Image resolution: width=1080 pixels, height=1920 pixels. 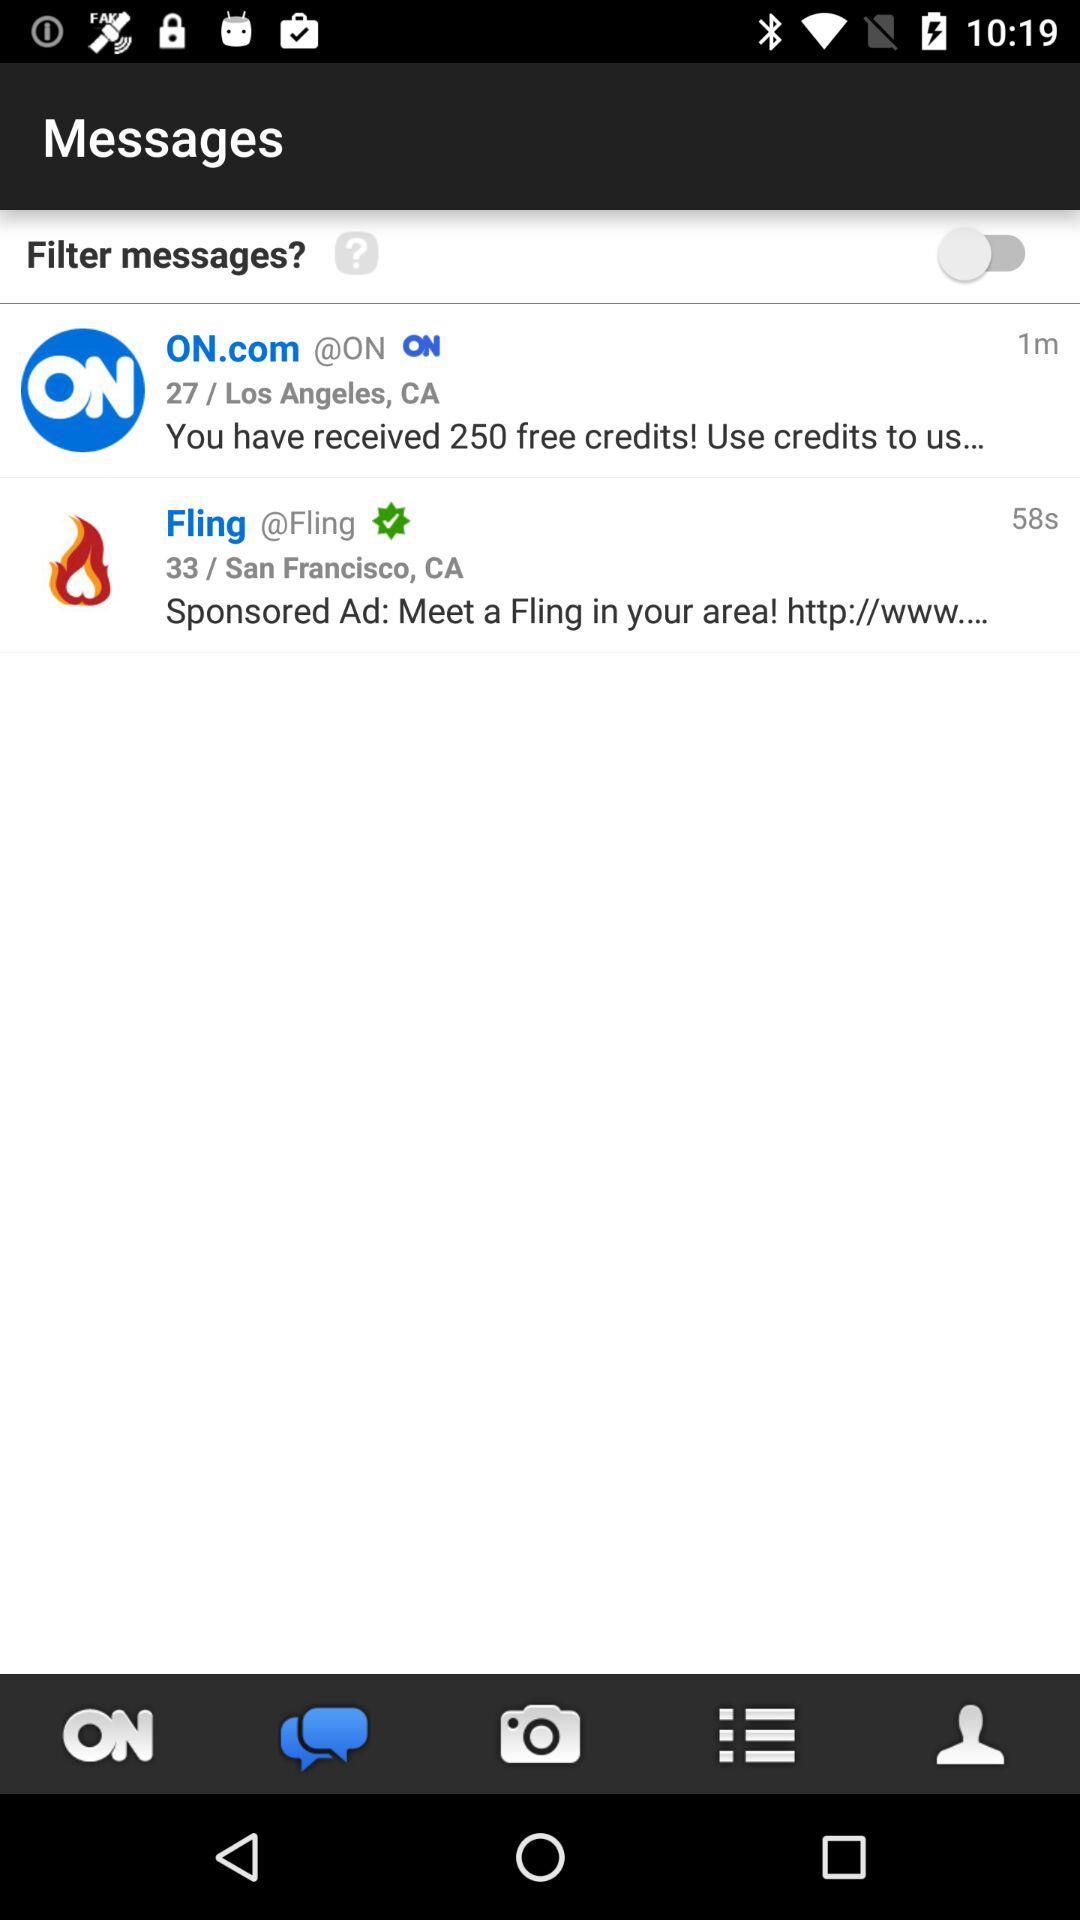 I want to click on person, so click(x=971, y=1733).